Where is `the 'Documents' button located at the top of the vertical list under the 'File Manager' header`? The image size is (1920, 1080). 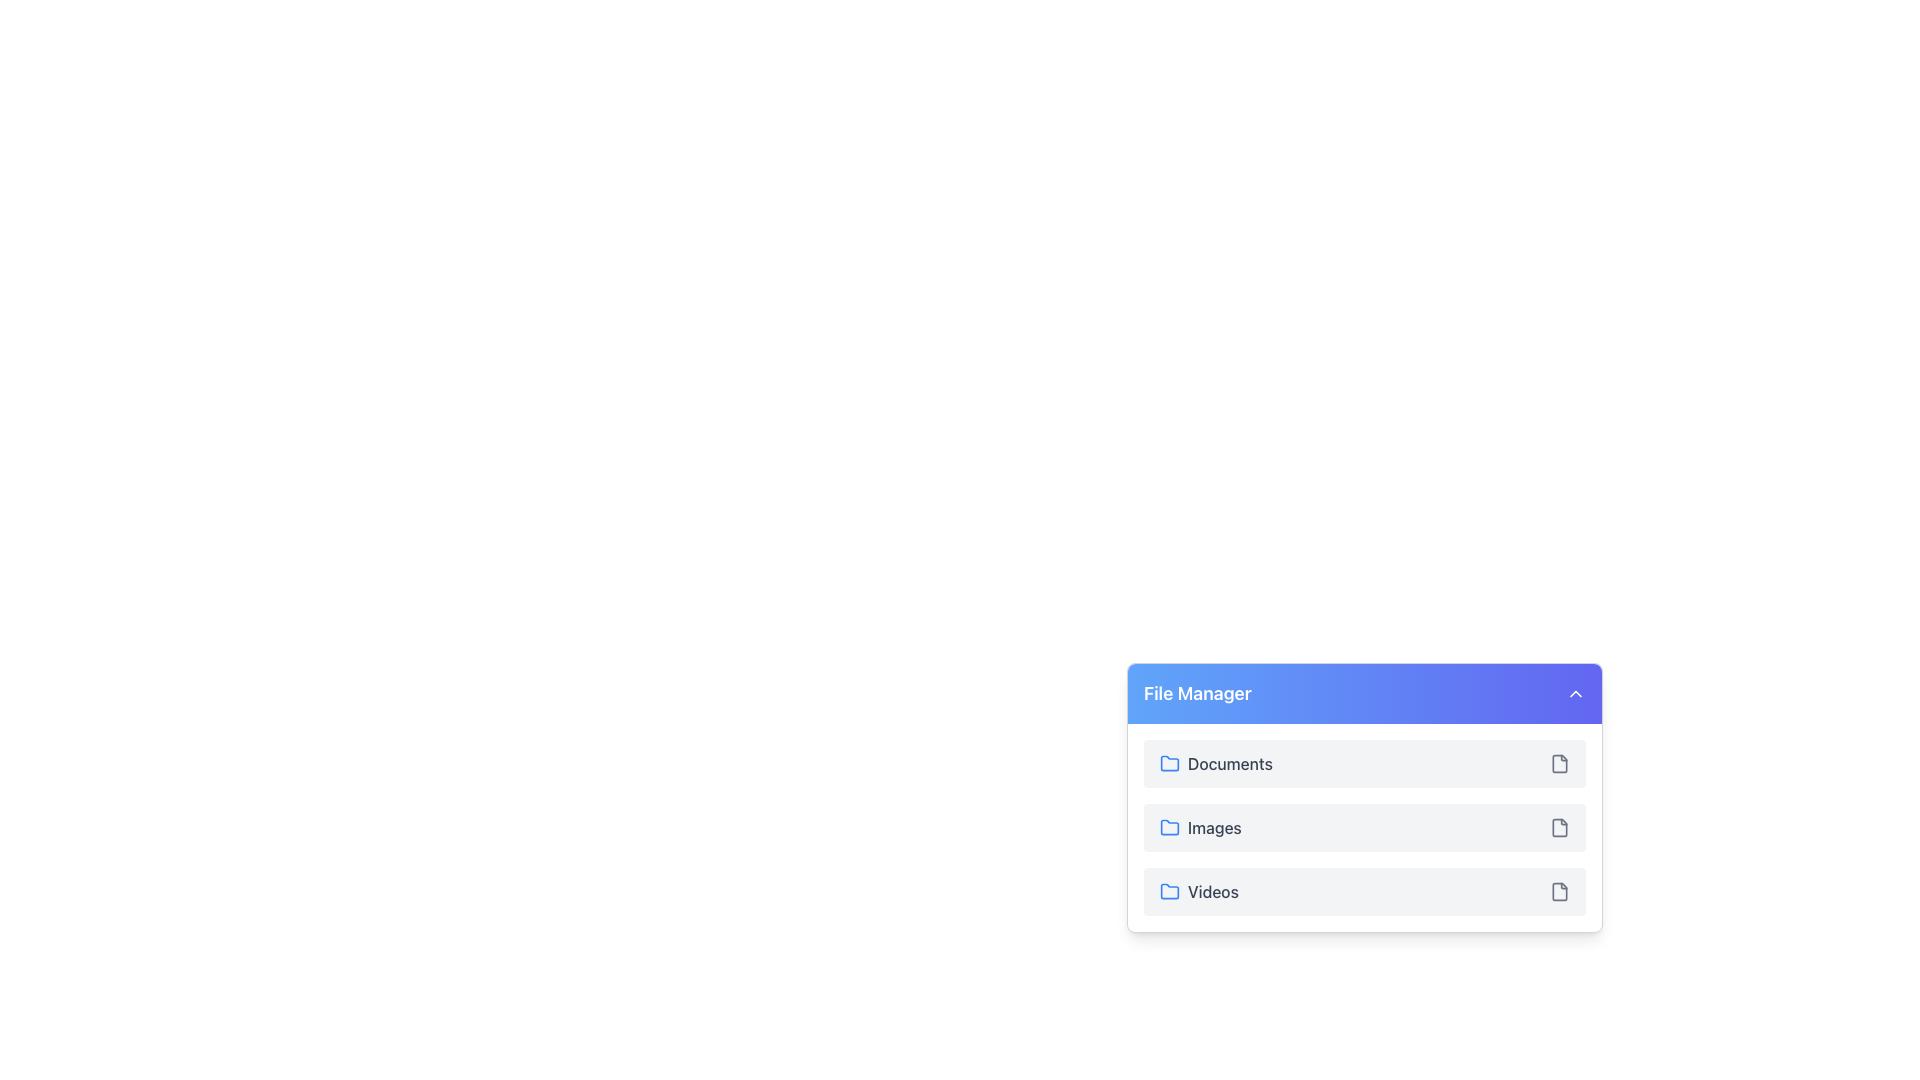 the 'Documents' button located at the top of the vertical list under the 'File Manager' header is located at coordinates (1215, 763).